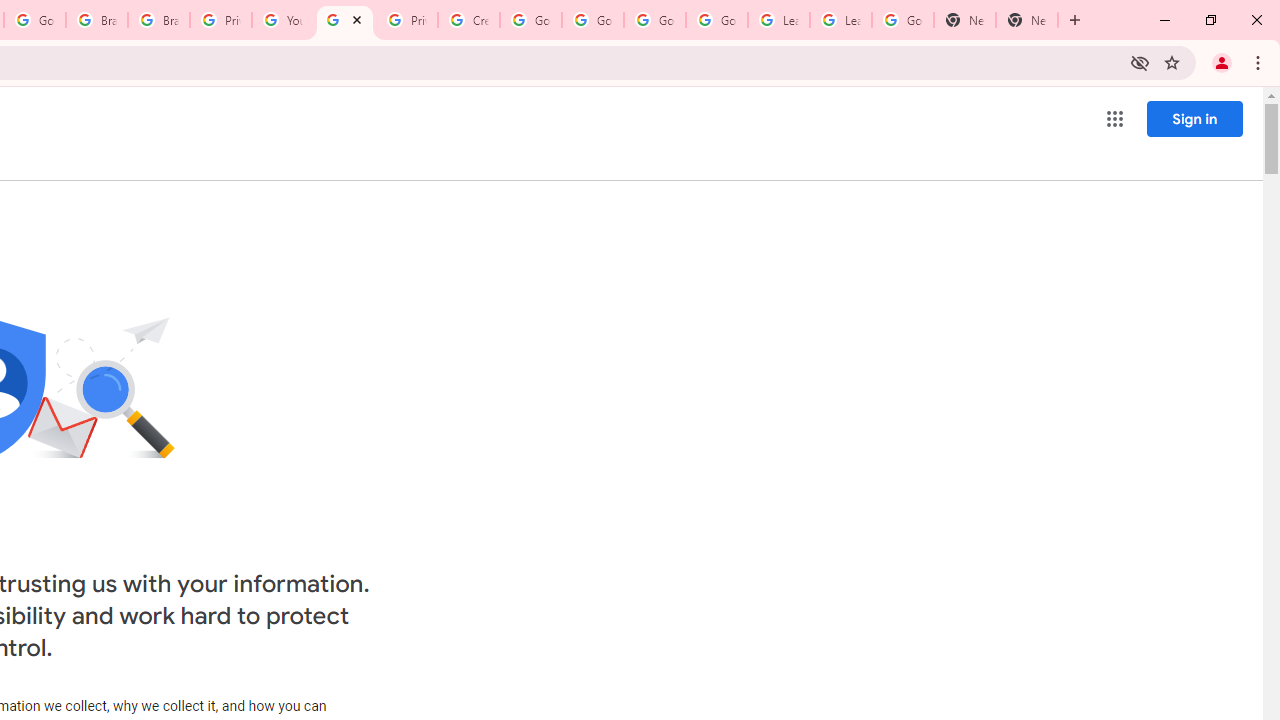  What do you see at coordinates (96, 20) in the screenshot?
I see `'Brand Resource Center'` at bounding box center [96, 20].